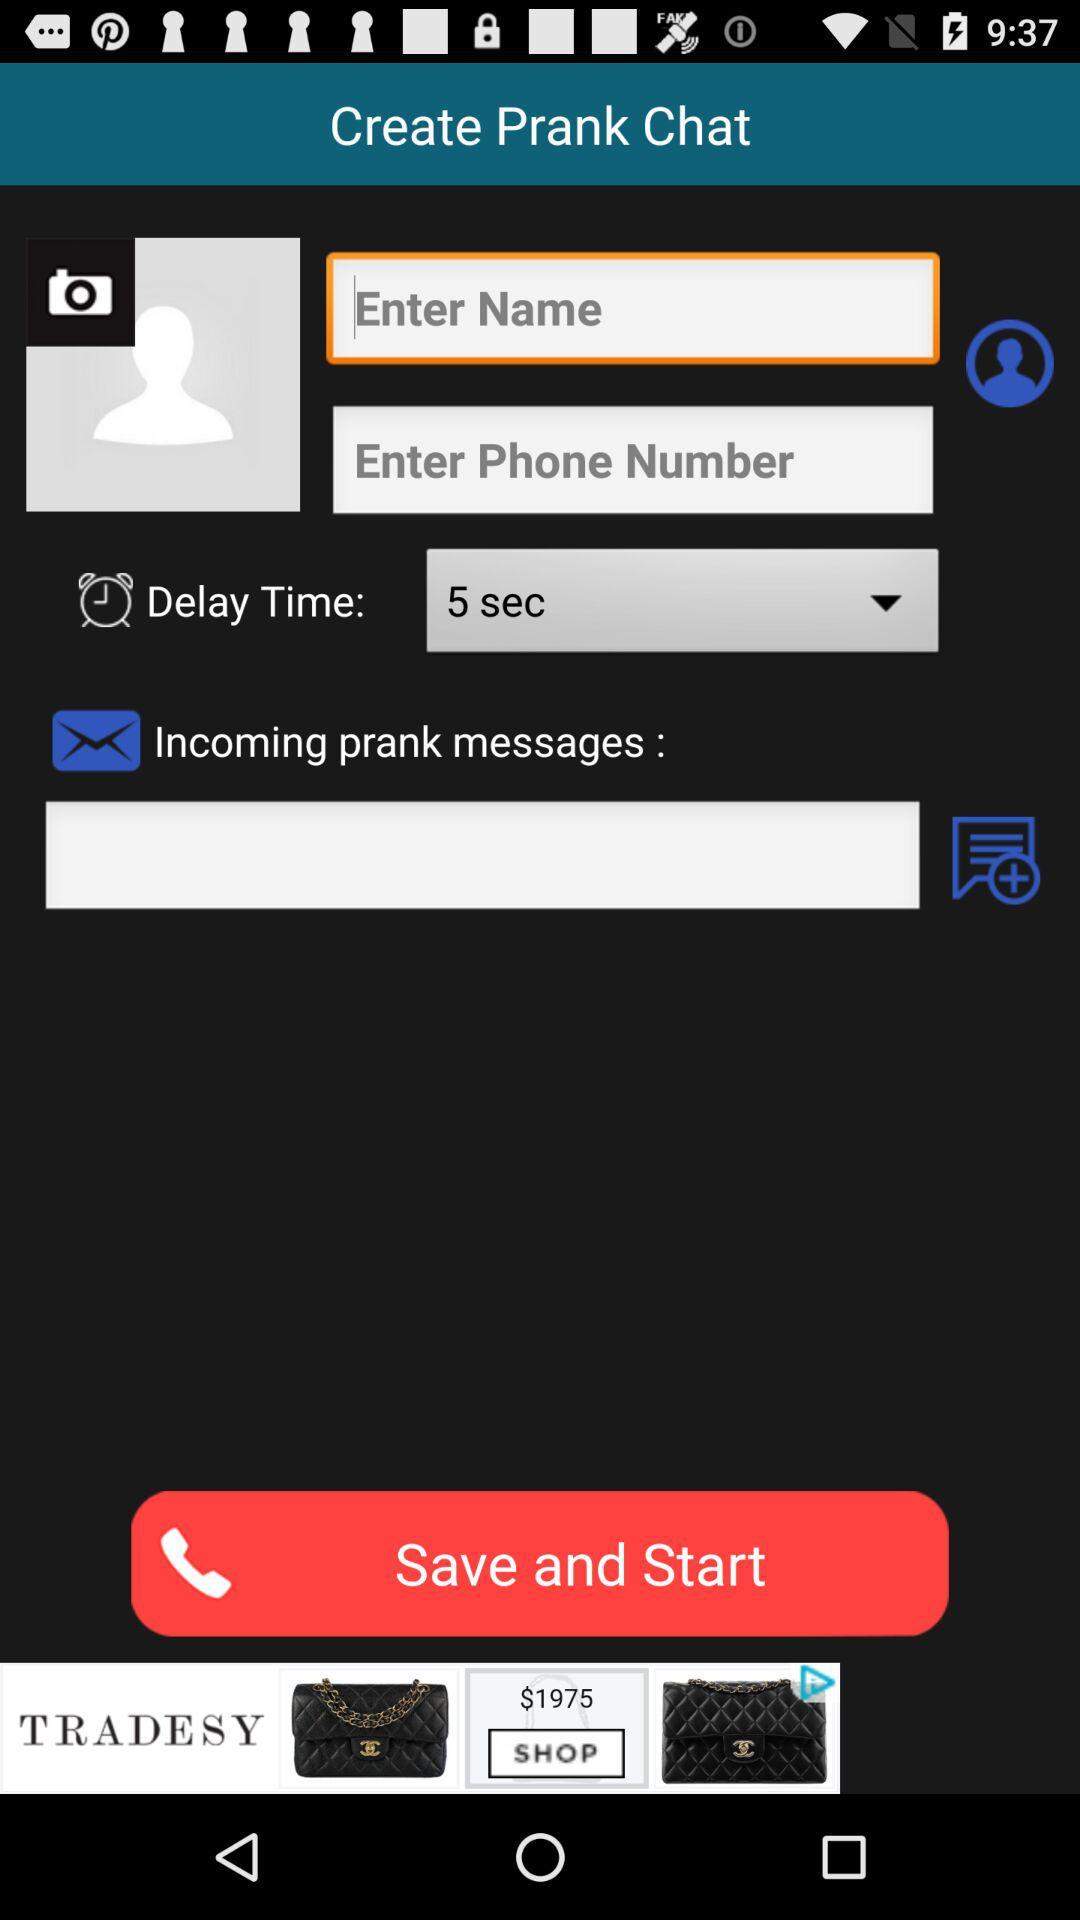  What do you see at coordinates (1009, 388) in the screenshot?
I see `the avatar icon` at bounding box center [1009, 388].